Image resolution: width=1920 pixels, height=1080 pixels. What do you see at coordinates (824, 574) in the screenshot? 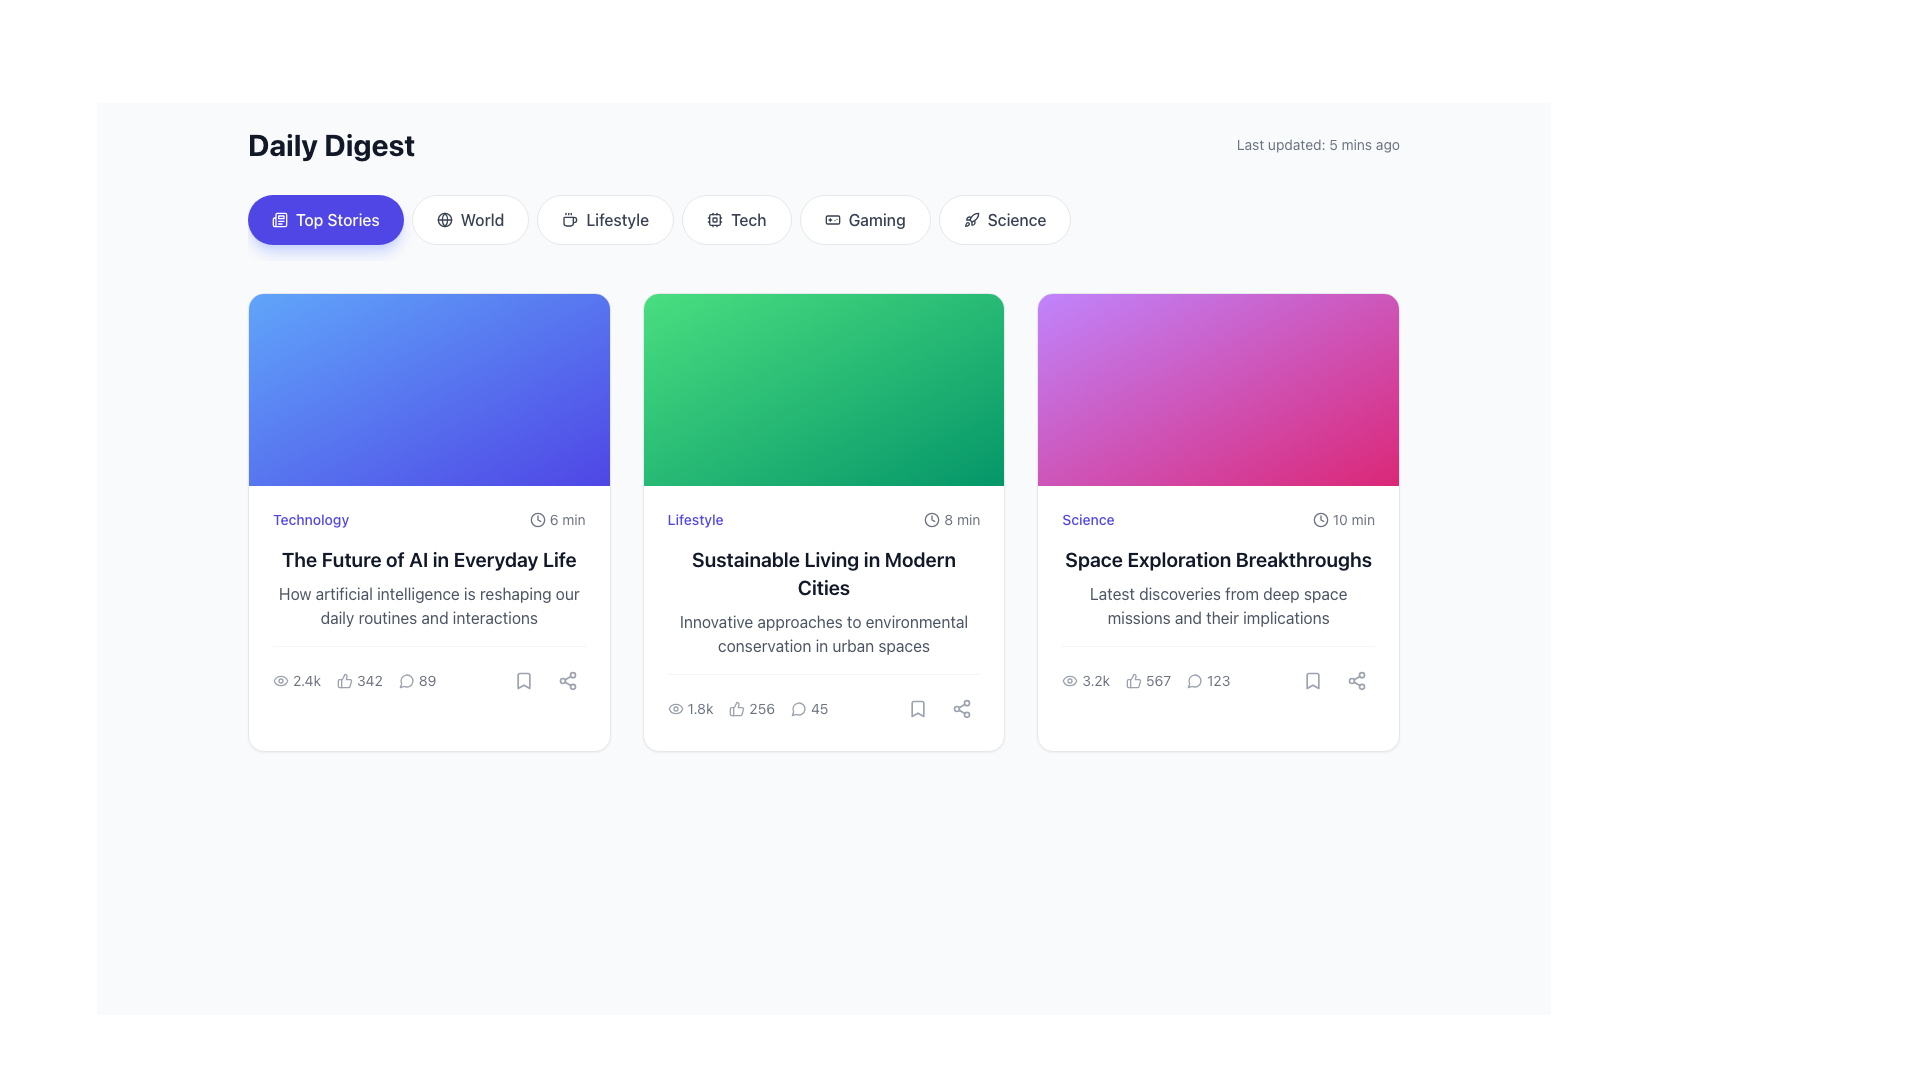
I see `text label that serves as the title or heading for the content presented in the central card of the three-card grid layout, located below 'Lifestyle' and to the left of 'Space Exploration Breakthroughs'` at bounding box center [824, 574].